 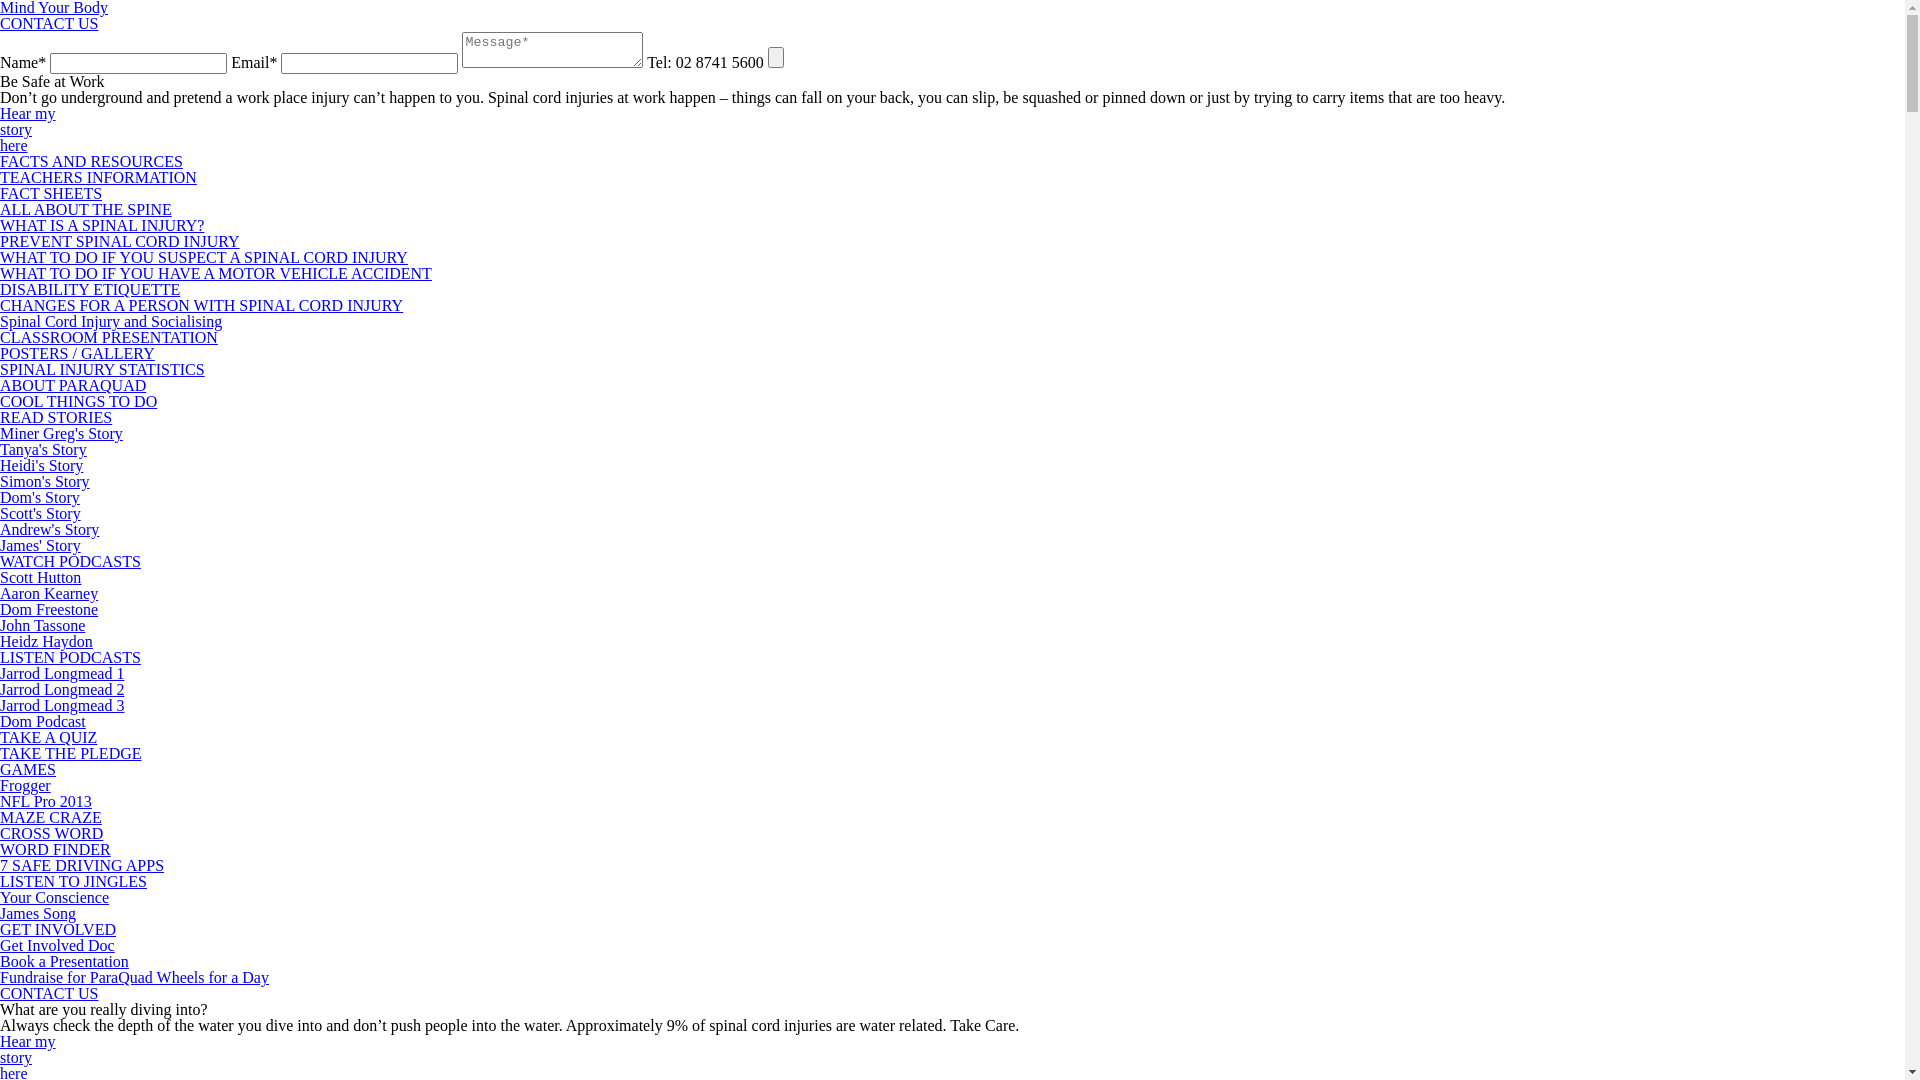 What do you see at coordinates (70, 561) in the screenshot?
I see `'WATCH PODCASTS'` at bounding box center [70, 561].